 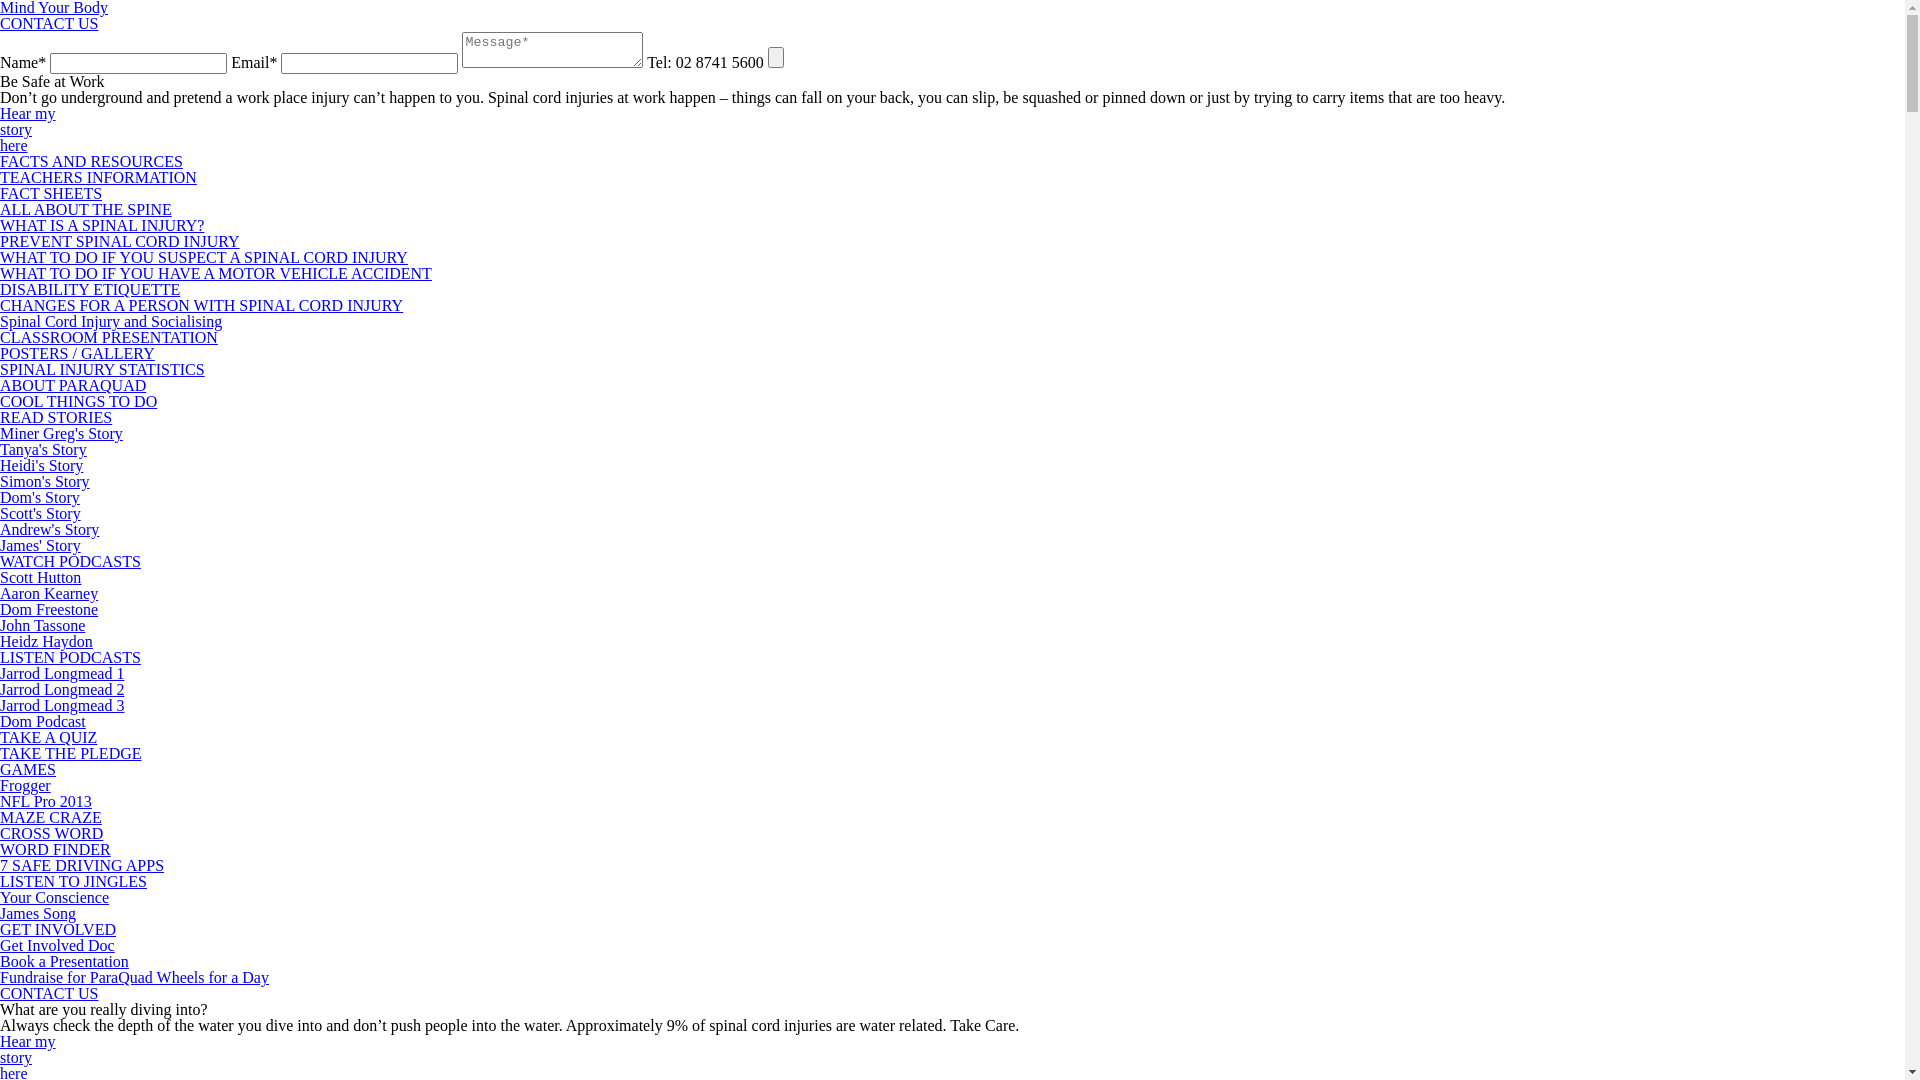 What do you see at coordinates (70, 561) in the screenshot?
I see `'WATCH PODCASTS'` at bounding box center [70, 561].